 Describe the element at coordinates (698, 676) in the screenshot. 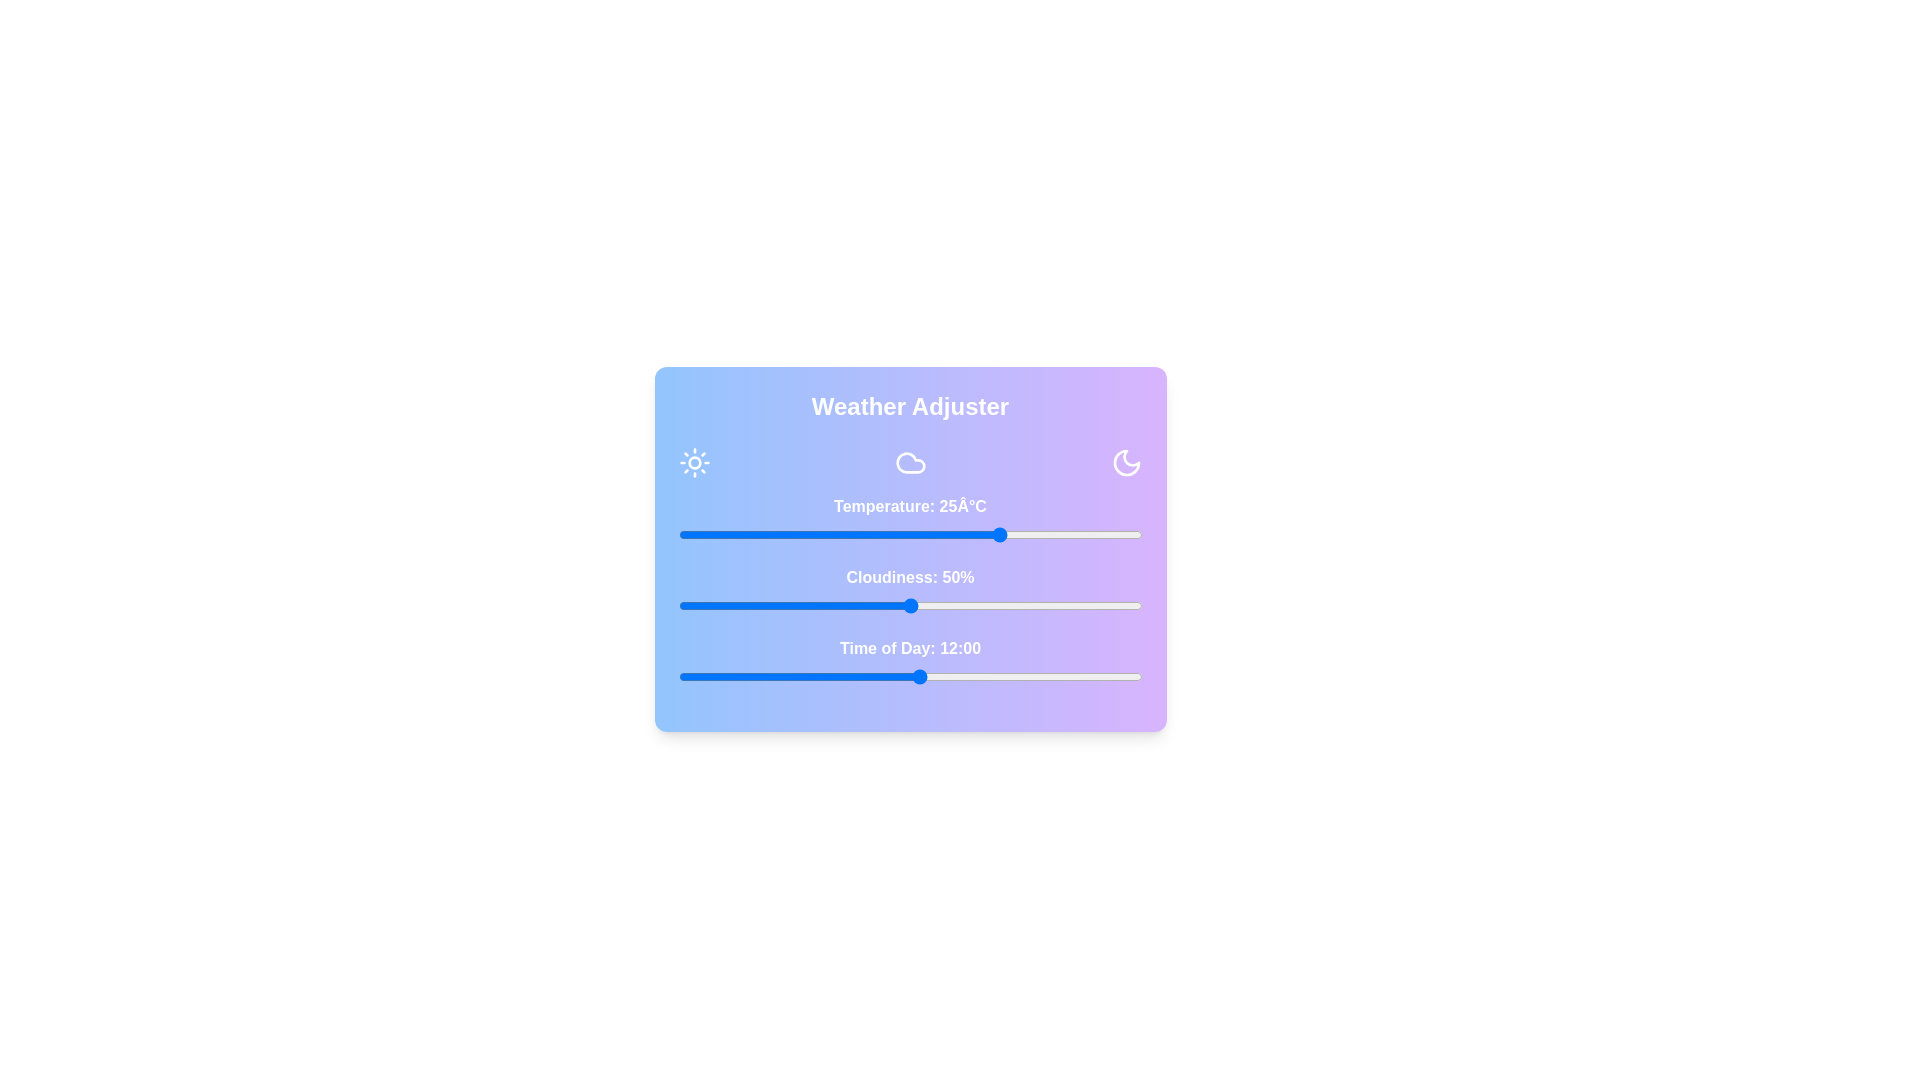

I see `the time of day` at that location.